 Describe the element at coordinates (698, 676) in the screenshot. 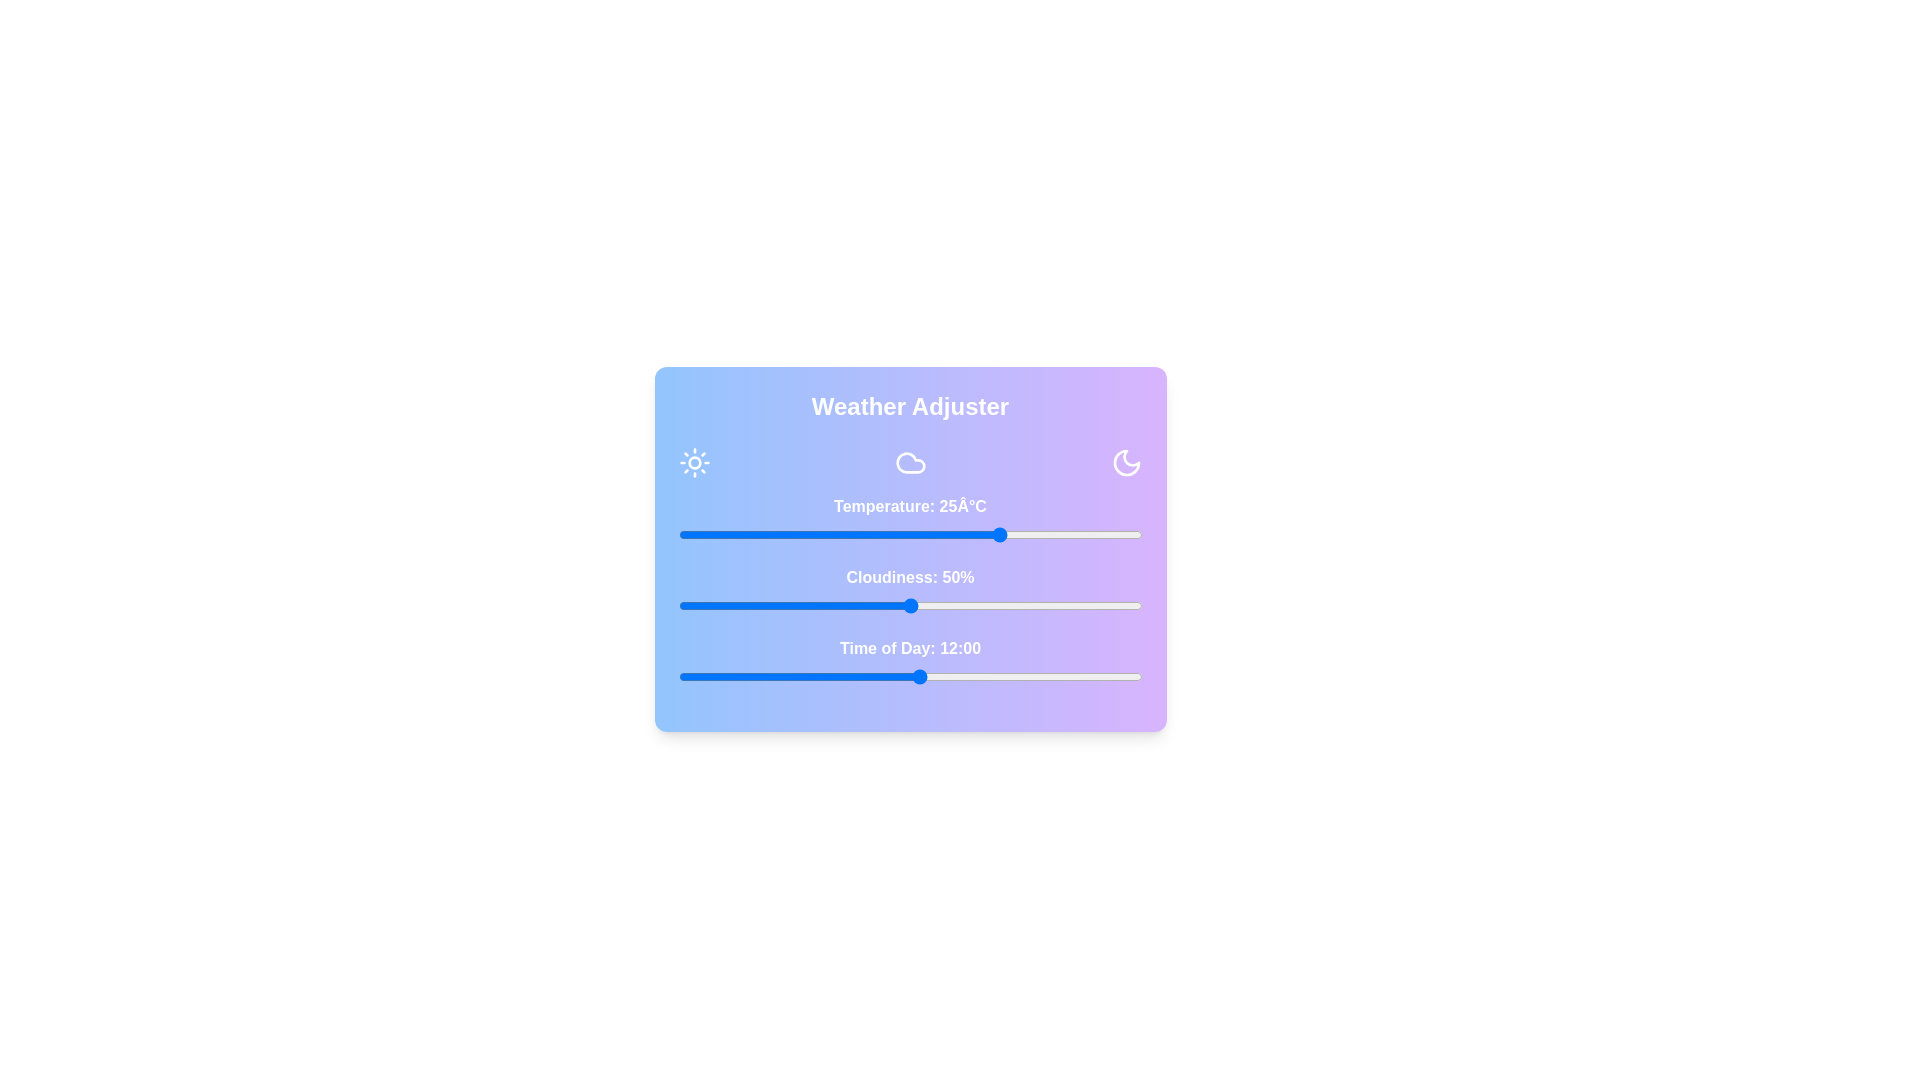

I see `the time of day` at that location.